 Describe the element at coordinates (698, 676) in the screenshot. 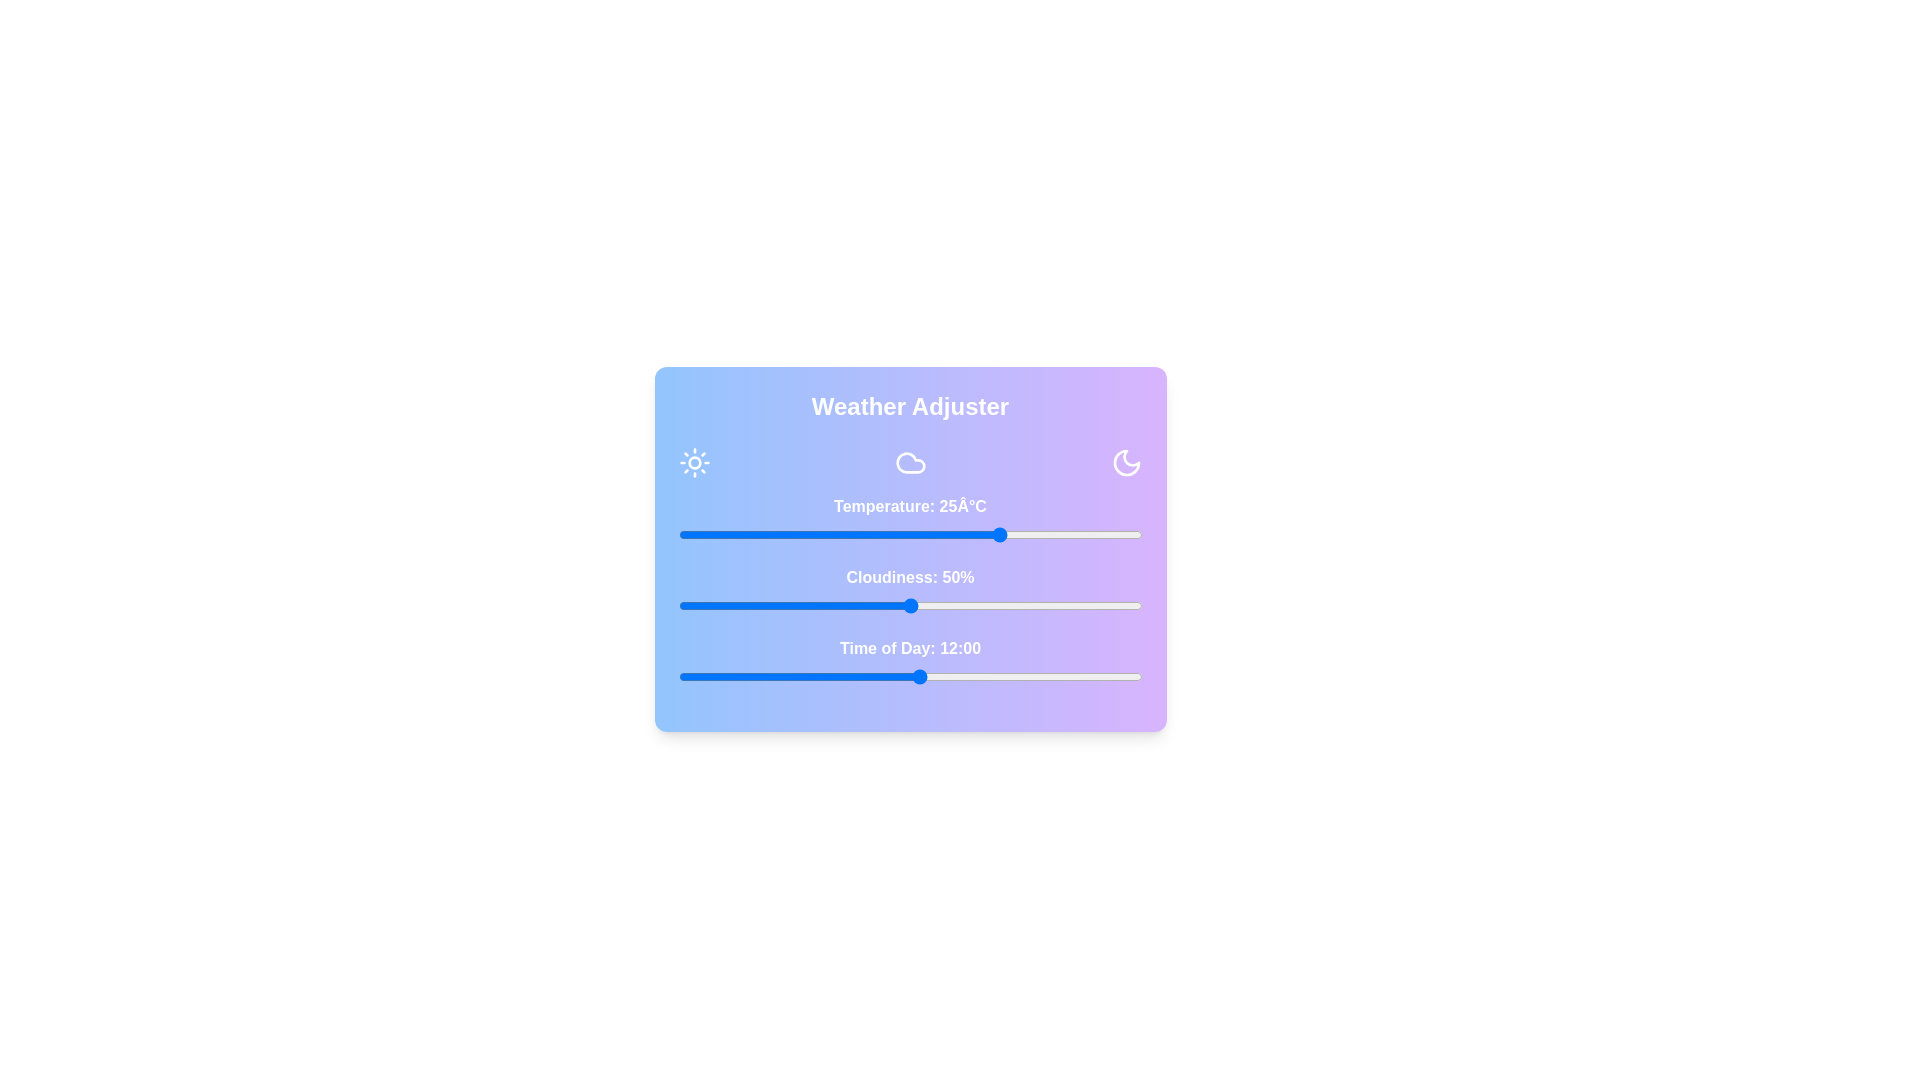

I see `the time of day` at that location.